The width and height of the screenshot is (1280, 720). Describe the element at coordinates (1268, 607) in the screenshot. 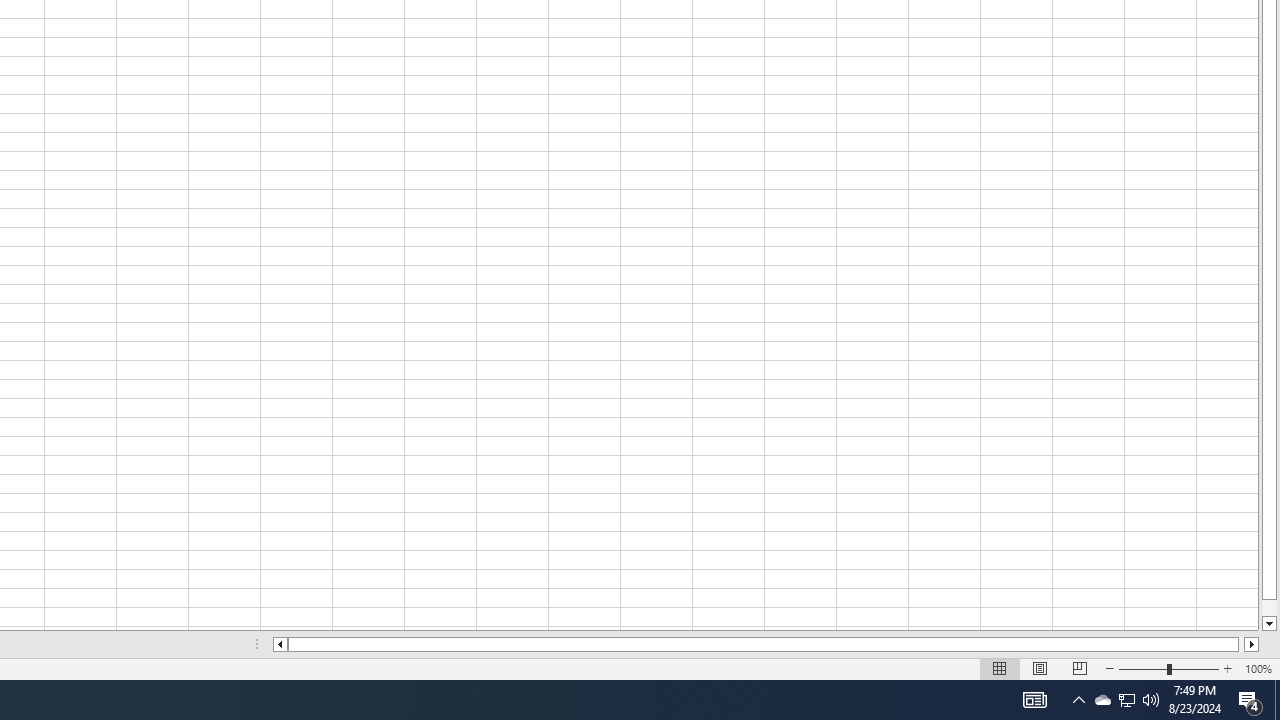

I see `'Page down'` at that location.